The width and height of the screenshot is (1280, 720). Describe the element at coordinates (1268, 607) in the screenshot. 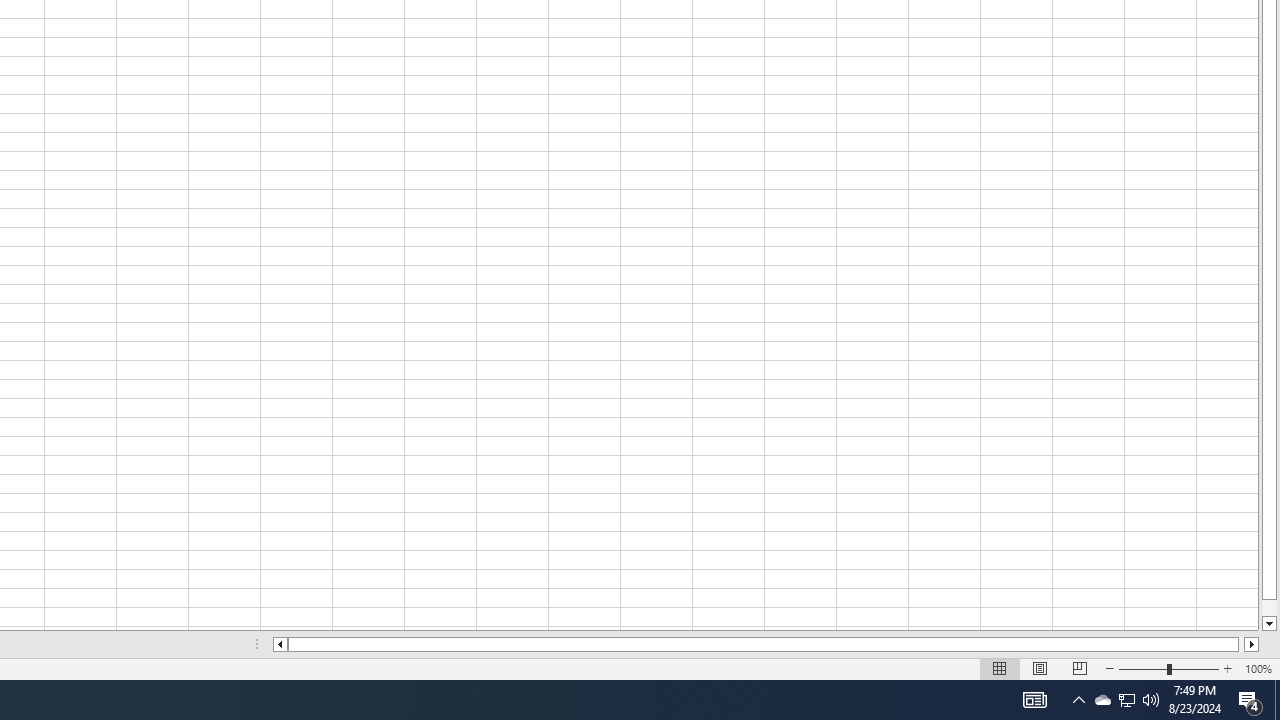

I see `'Page down'` at that location.